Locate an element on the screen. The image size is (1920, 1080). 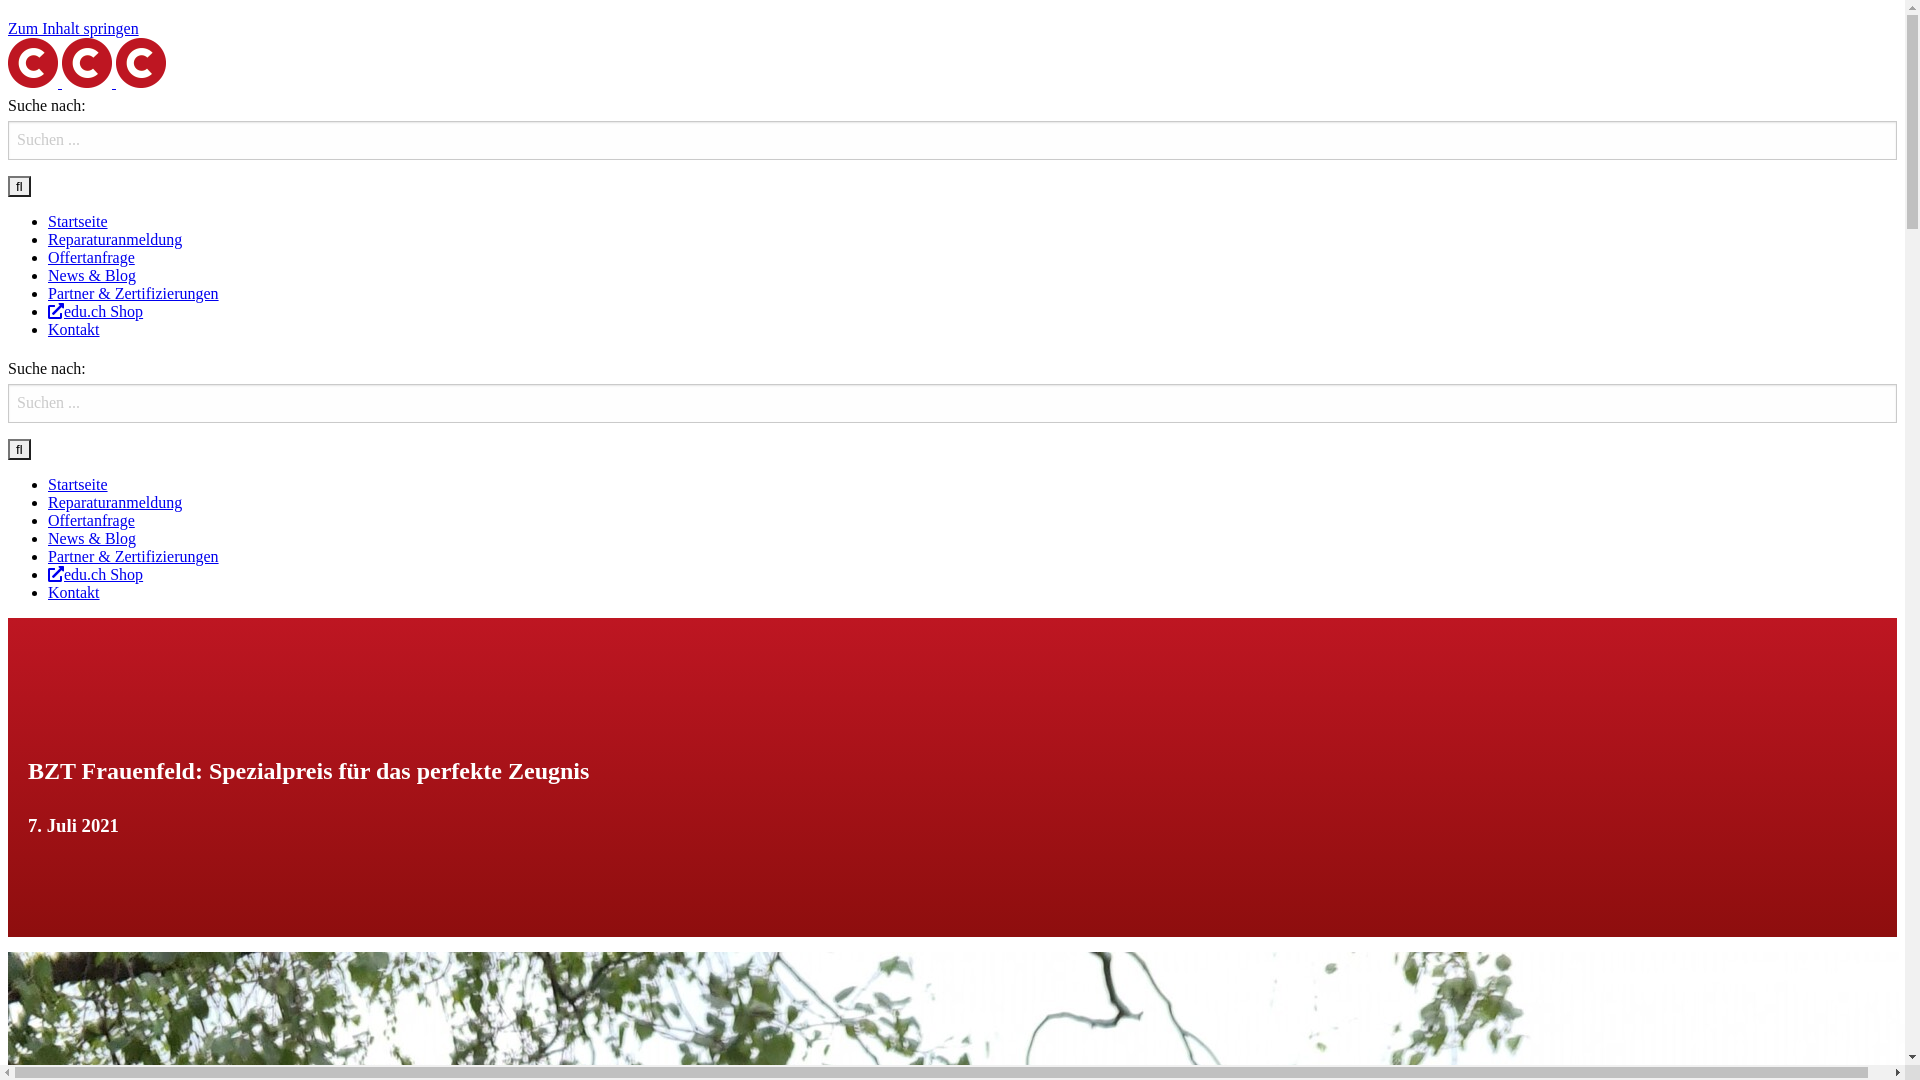
'Kontakt' is located at coordinates (73, 591).